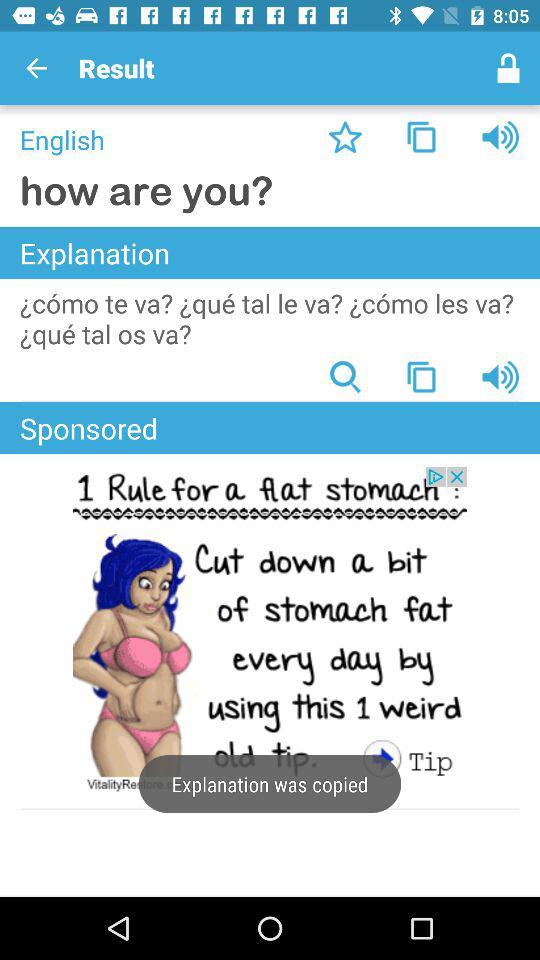 The image size is (540, 960). I want to click on the icon next to the result item, so click(36, 68).